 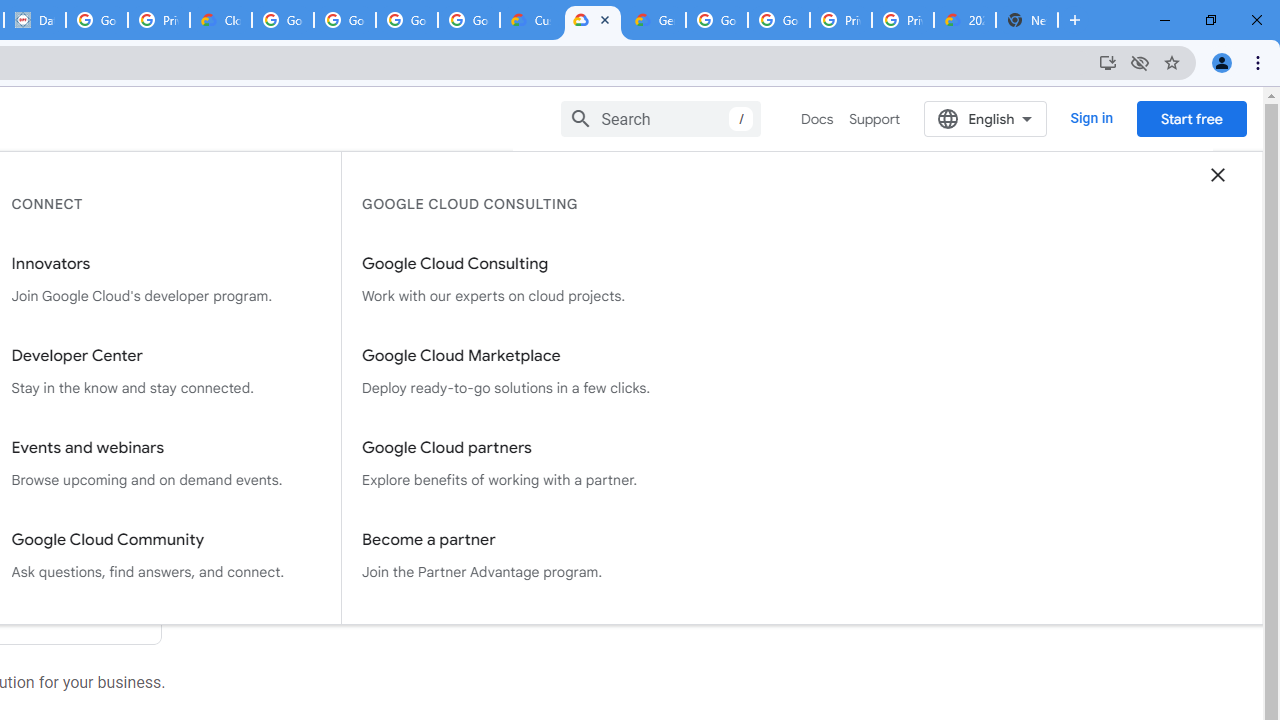 What do you see at coordinates (166, 372) in the screenshot?
I see `'Developer Center Stay in the know and stay connected.'` at bounding box center [166, 372].